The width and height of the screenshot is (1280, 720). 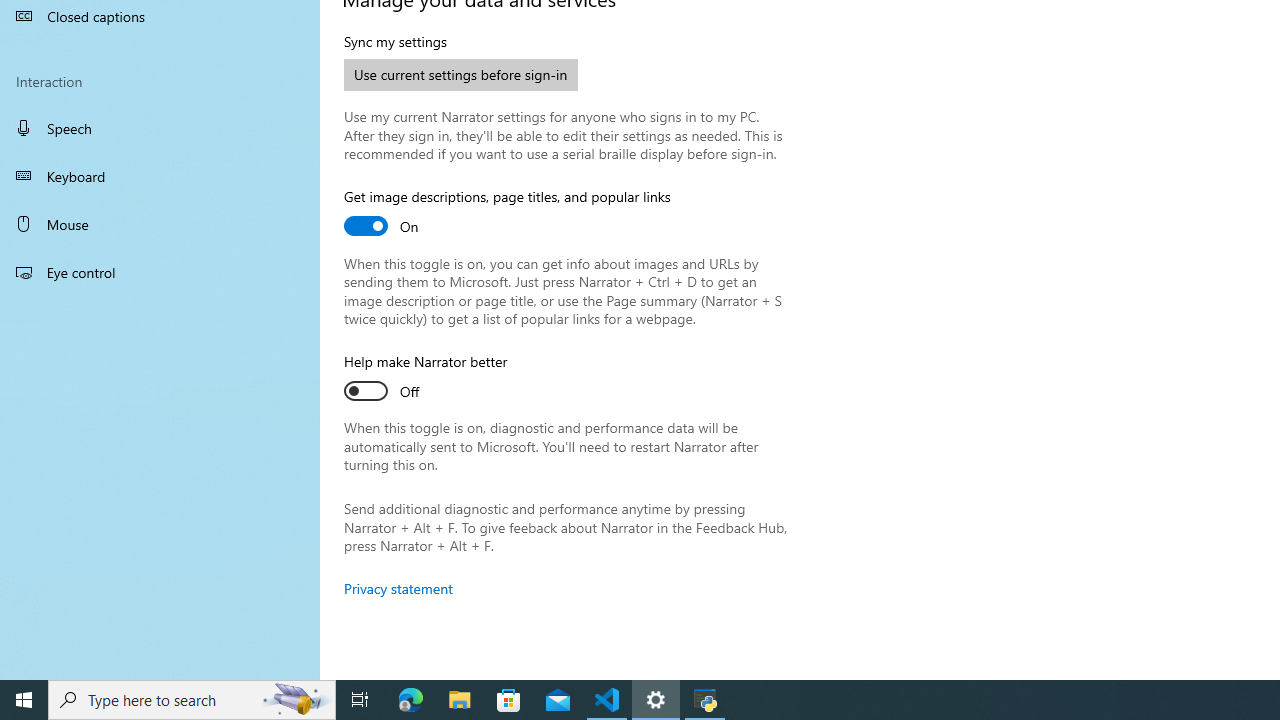 I want to click on 'Settings - 1 running window', so click(x=656, y=698).